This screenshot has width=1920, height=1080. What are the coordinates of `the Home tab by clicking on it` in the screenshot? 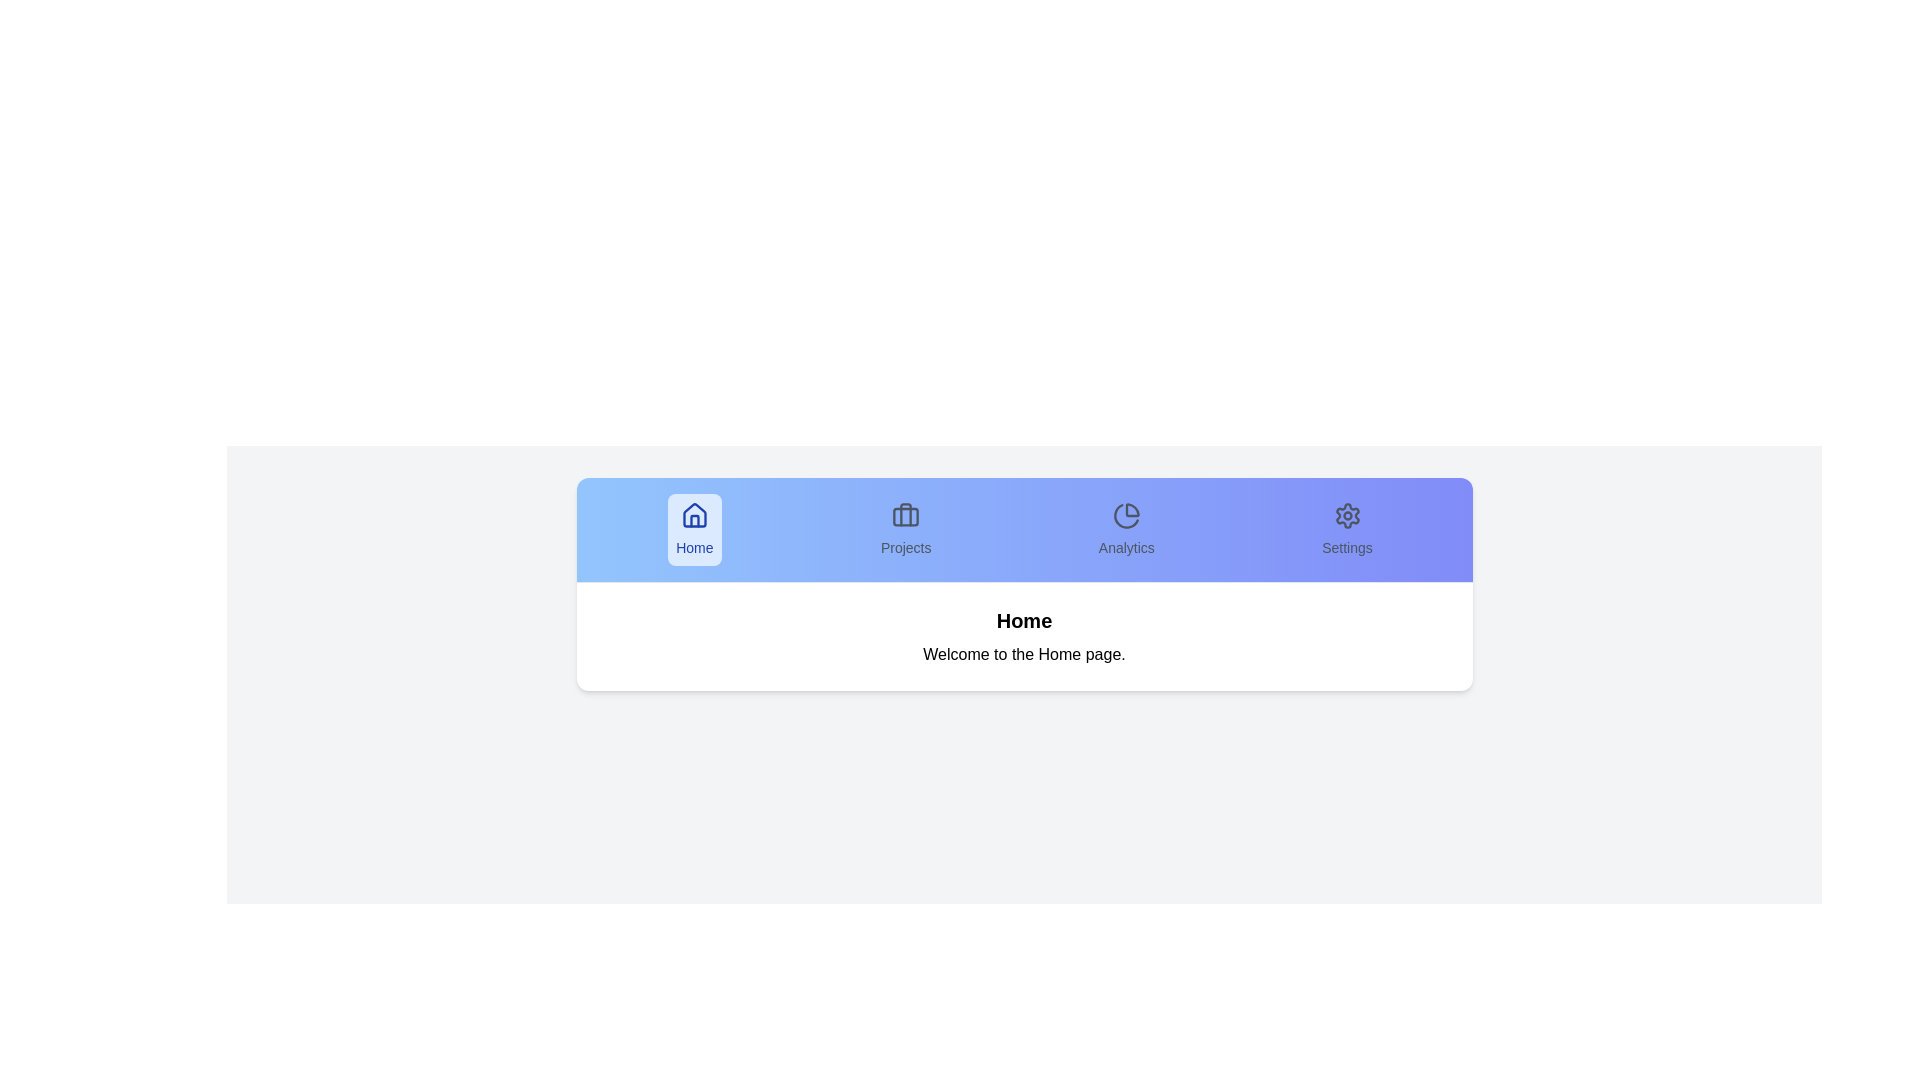 It's located at (694, 528).